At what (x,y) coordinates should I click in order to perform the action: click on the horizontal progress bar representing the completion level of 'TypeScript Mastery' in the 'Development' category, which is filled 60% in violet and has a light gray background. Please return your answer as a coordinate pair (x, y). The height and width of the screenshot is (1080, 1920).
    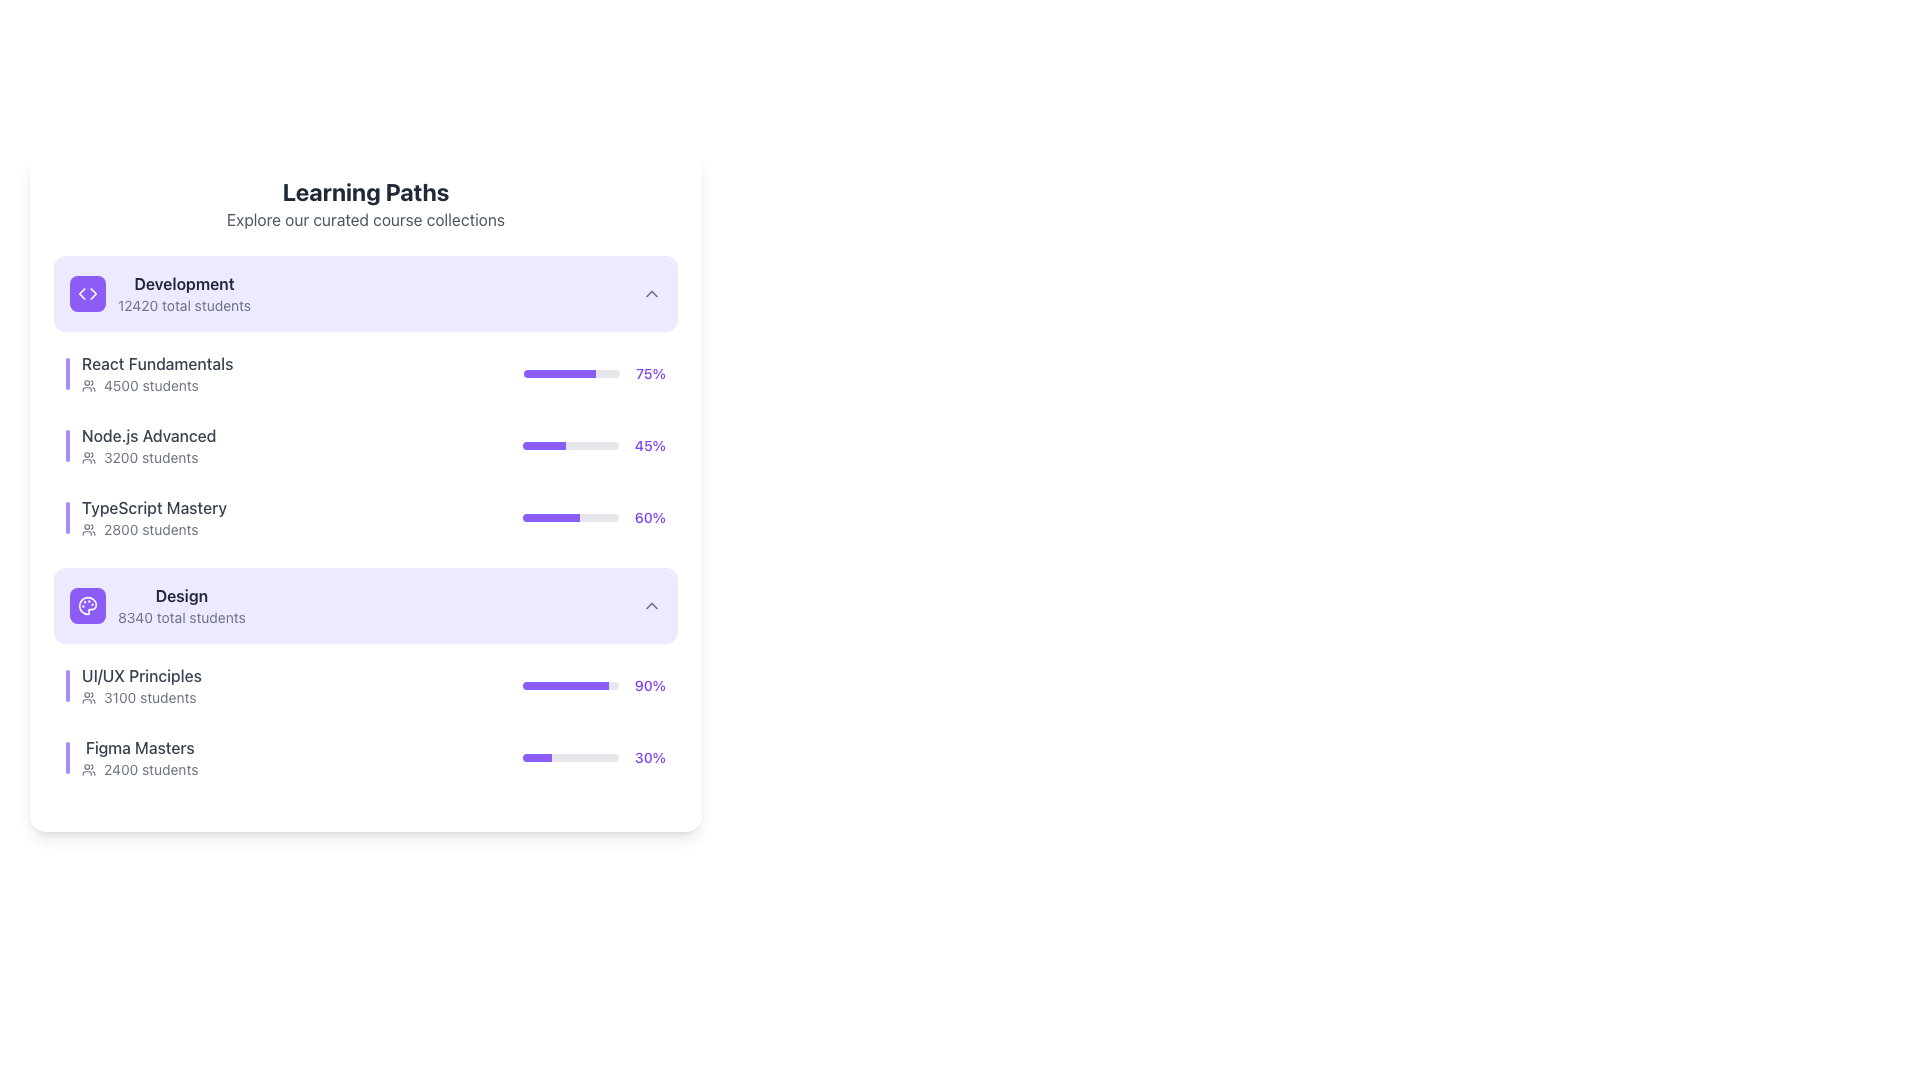
    Looking at the image, I should click on (569, 516).